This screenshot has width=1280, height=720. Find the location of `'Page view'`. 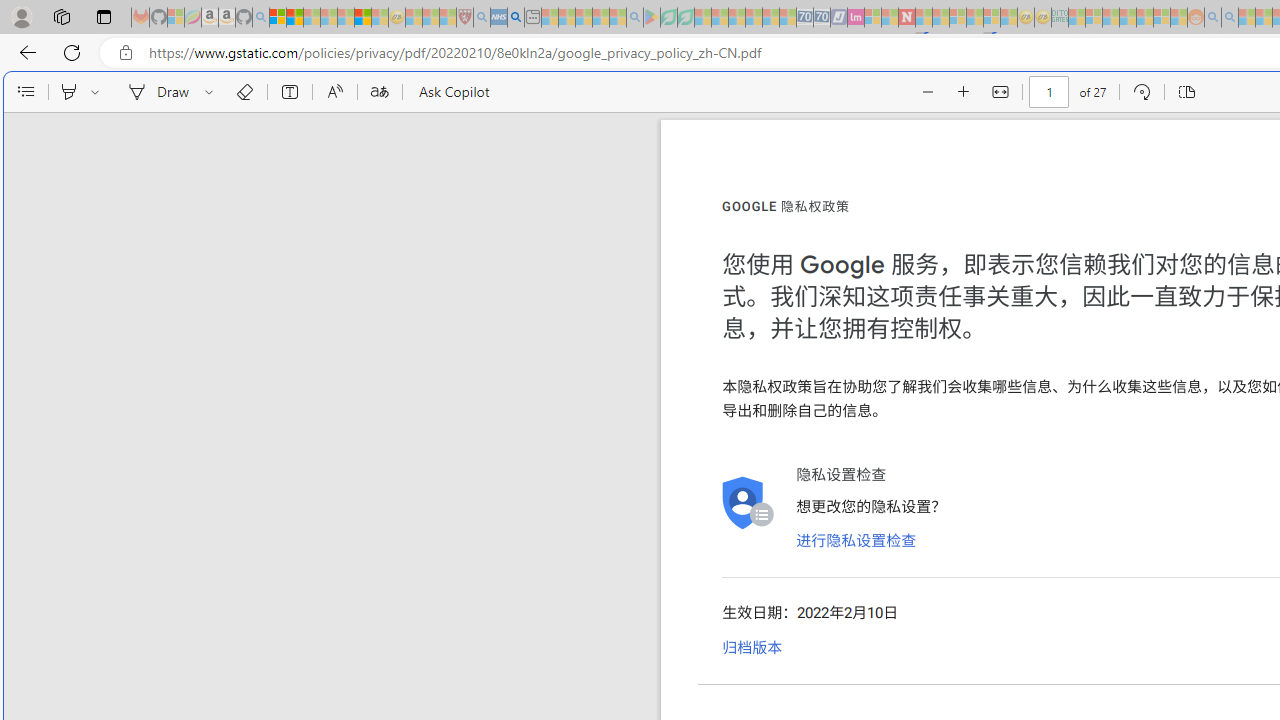

'Page view' is located at coordinates (1185, 92).